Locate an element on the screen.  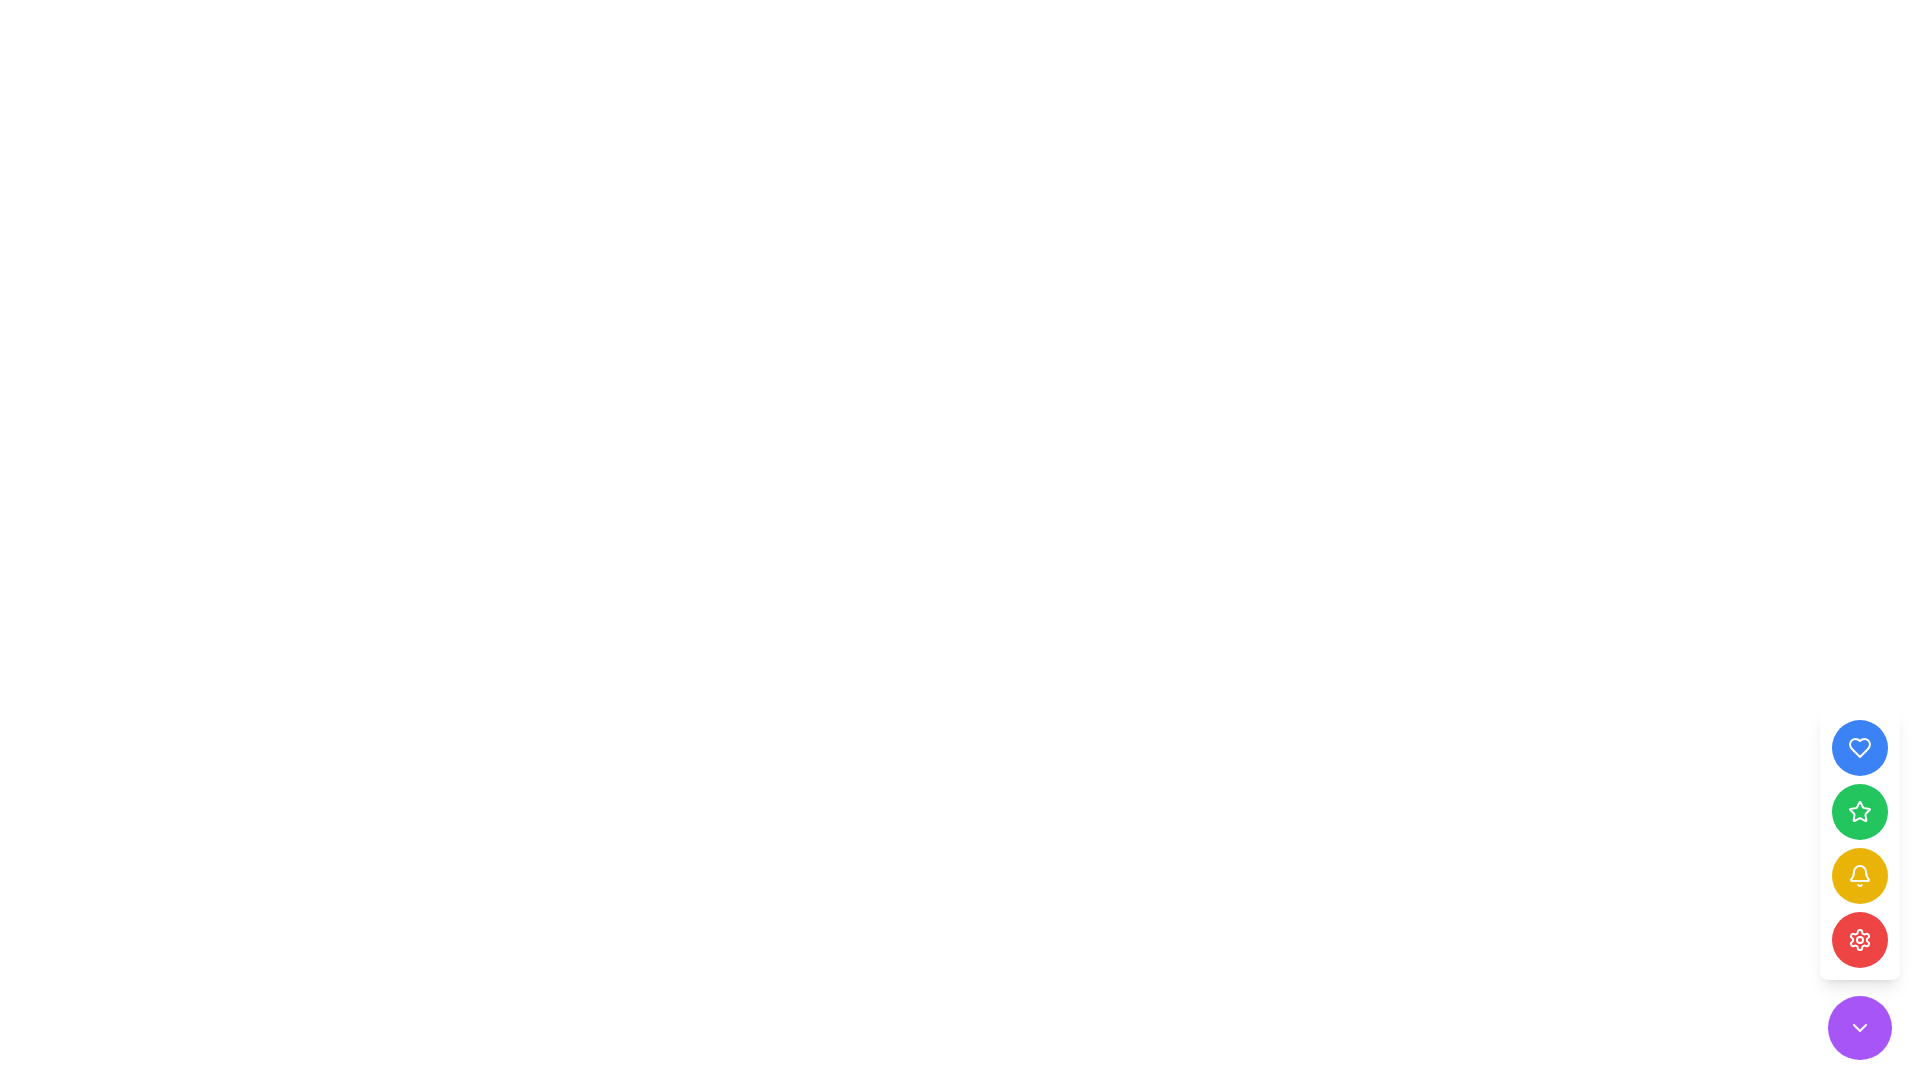
the blue heart icon located at the top of the vertical action bar on the right side of the interface is located at coordinates (1859, 748).